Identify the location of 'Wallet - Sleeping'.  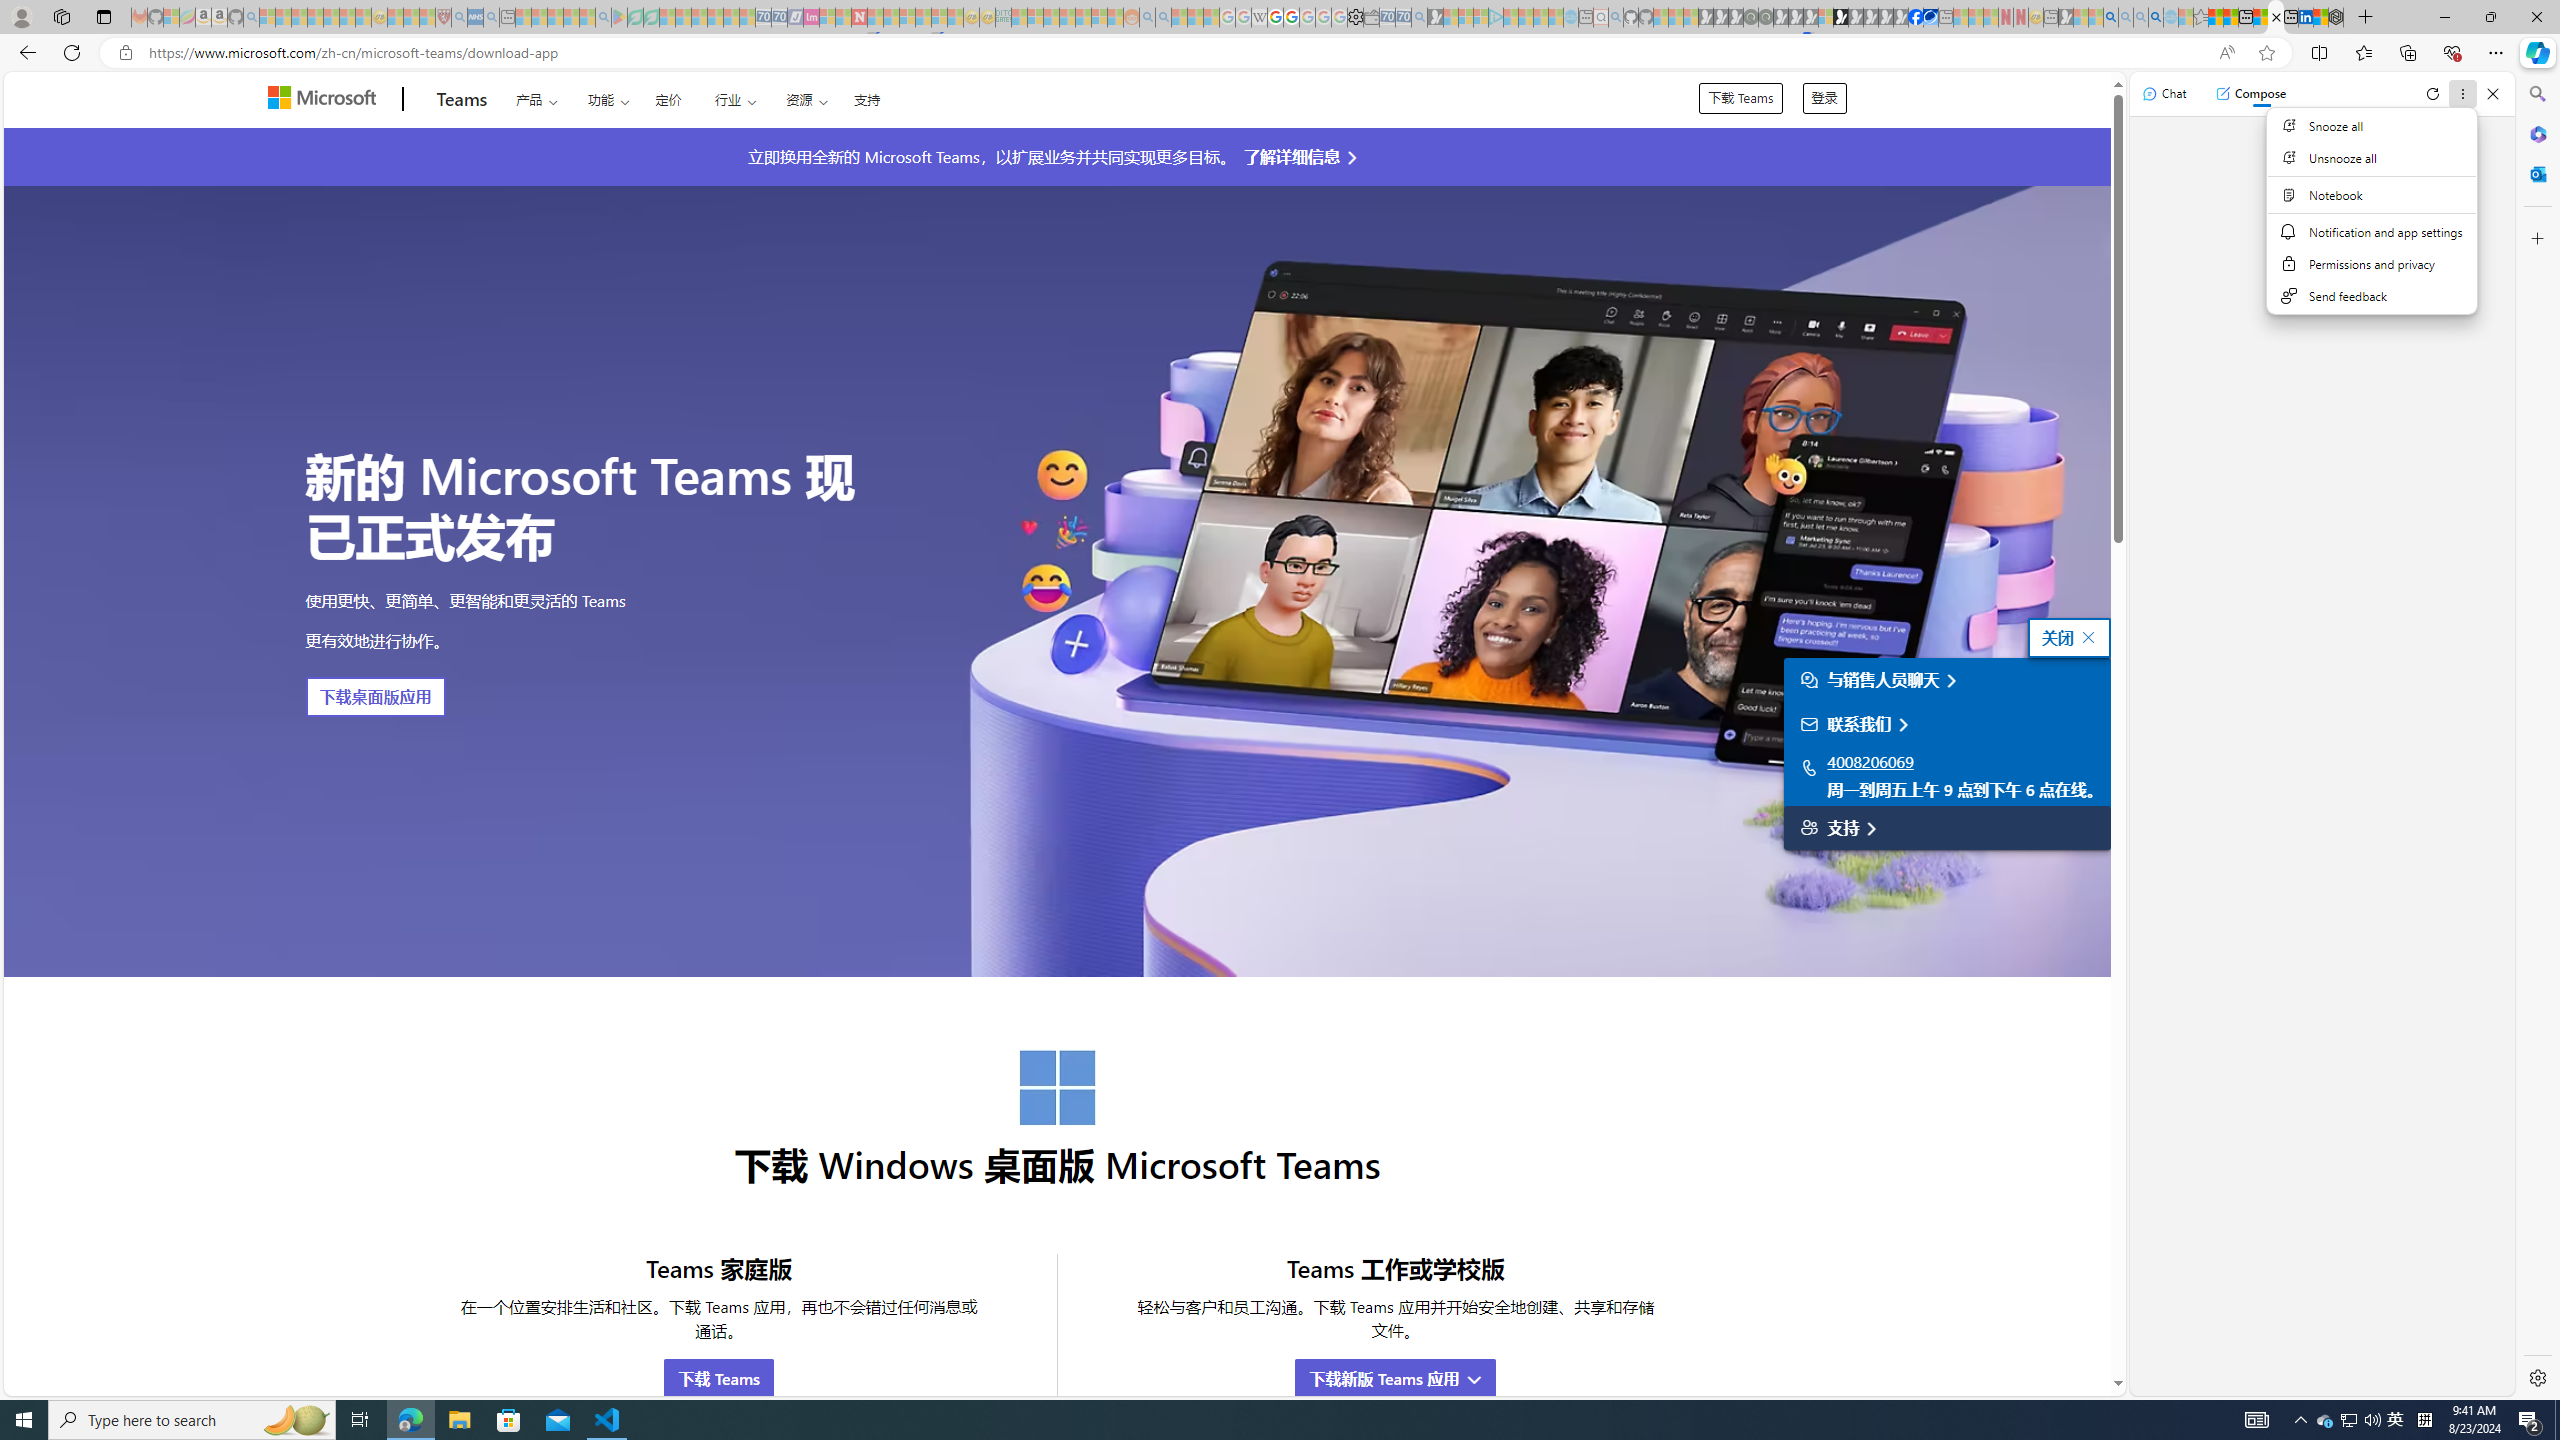
(1369, 16).